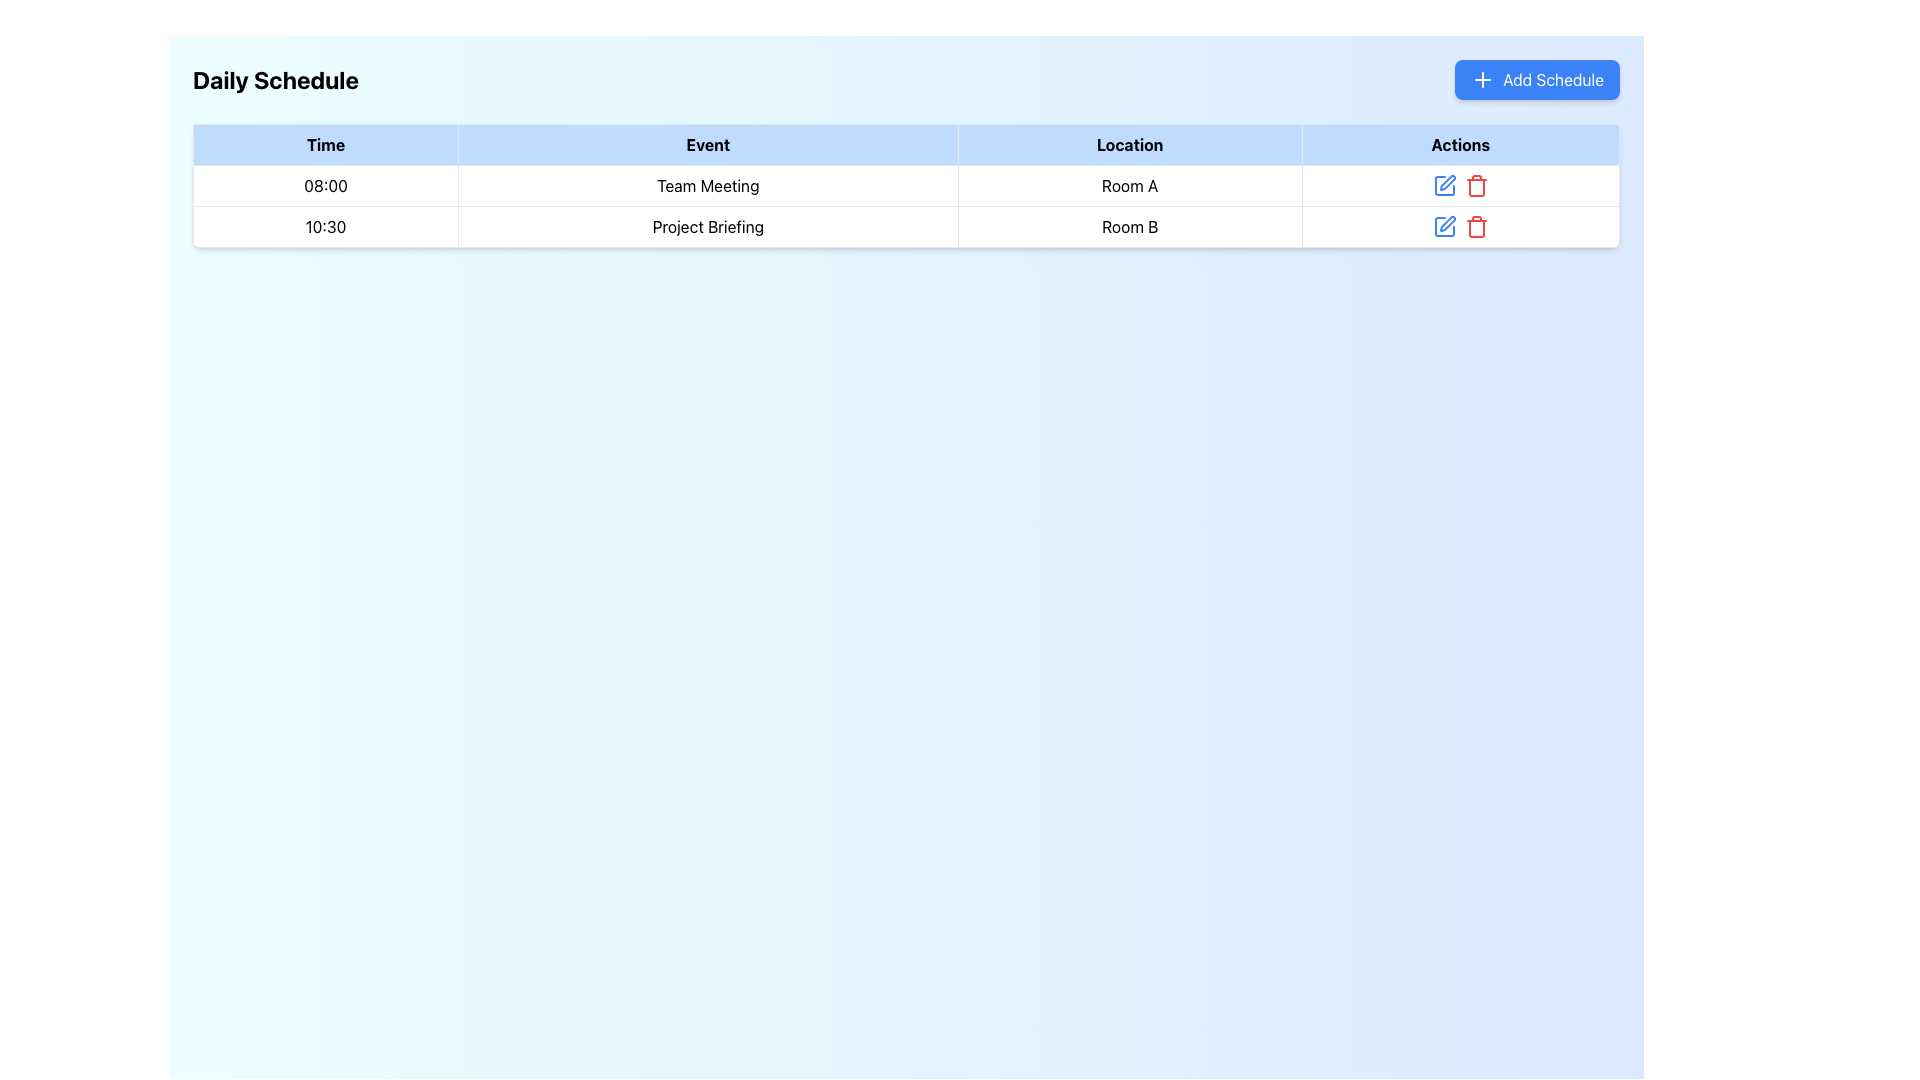 This screenshot has height=1080, width=1920. Describe the element at coordinates (708, 144) in the screenshot. I see `the Table Header Cell labeled 'Event' which is the second column header in a grid with a light blue background and bold text` at that location.